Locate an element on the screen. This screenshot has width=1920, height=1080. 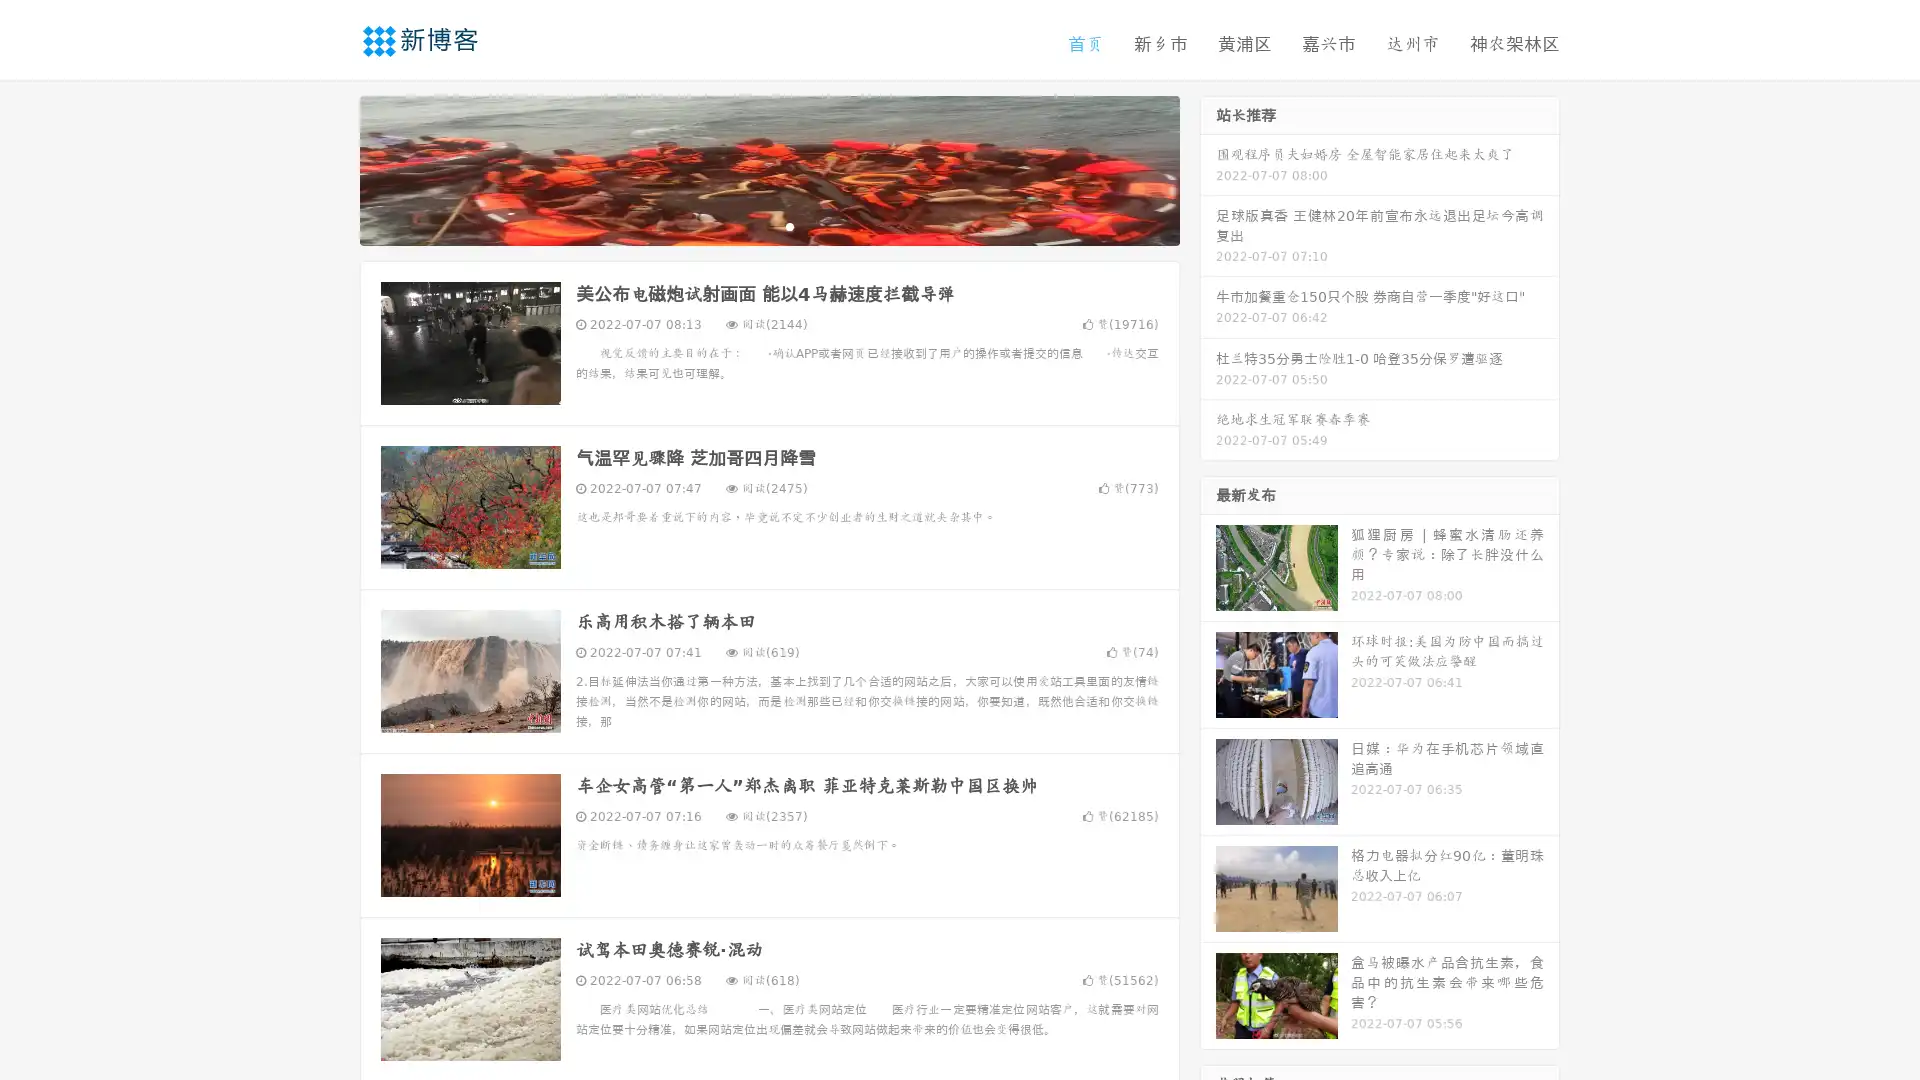
Go to slide 1 is located at coordinates (748, 225).